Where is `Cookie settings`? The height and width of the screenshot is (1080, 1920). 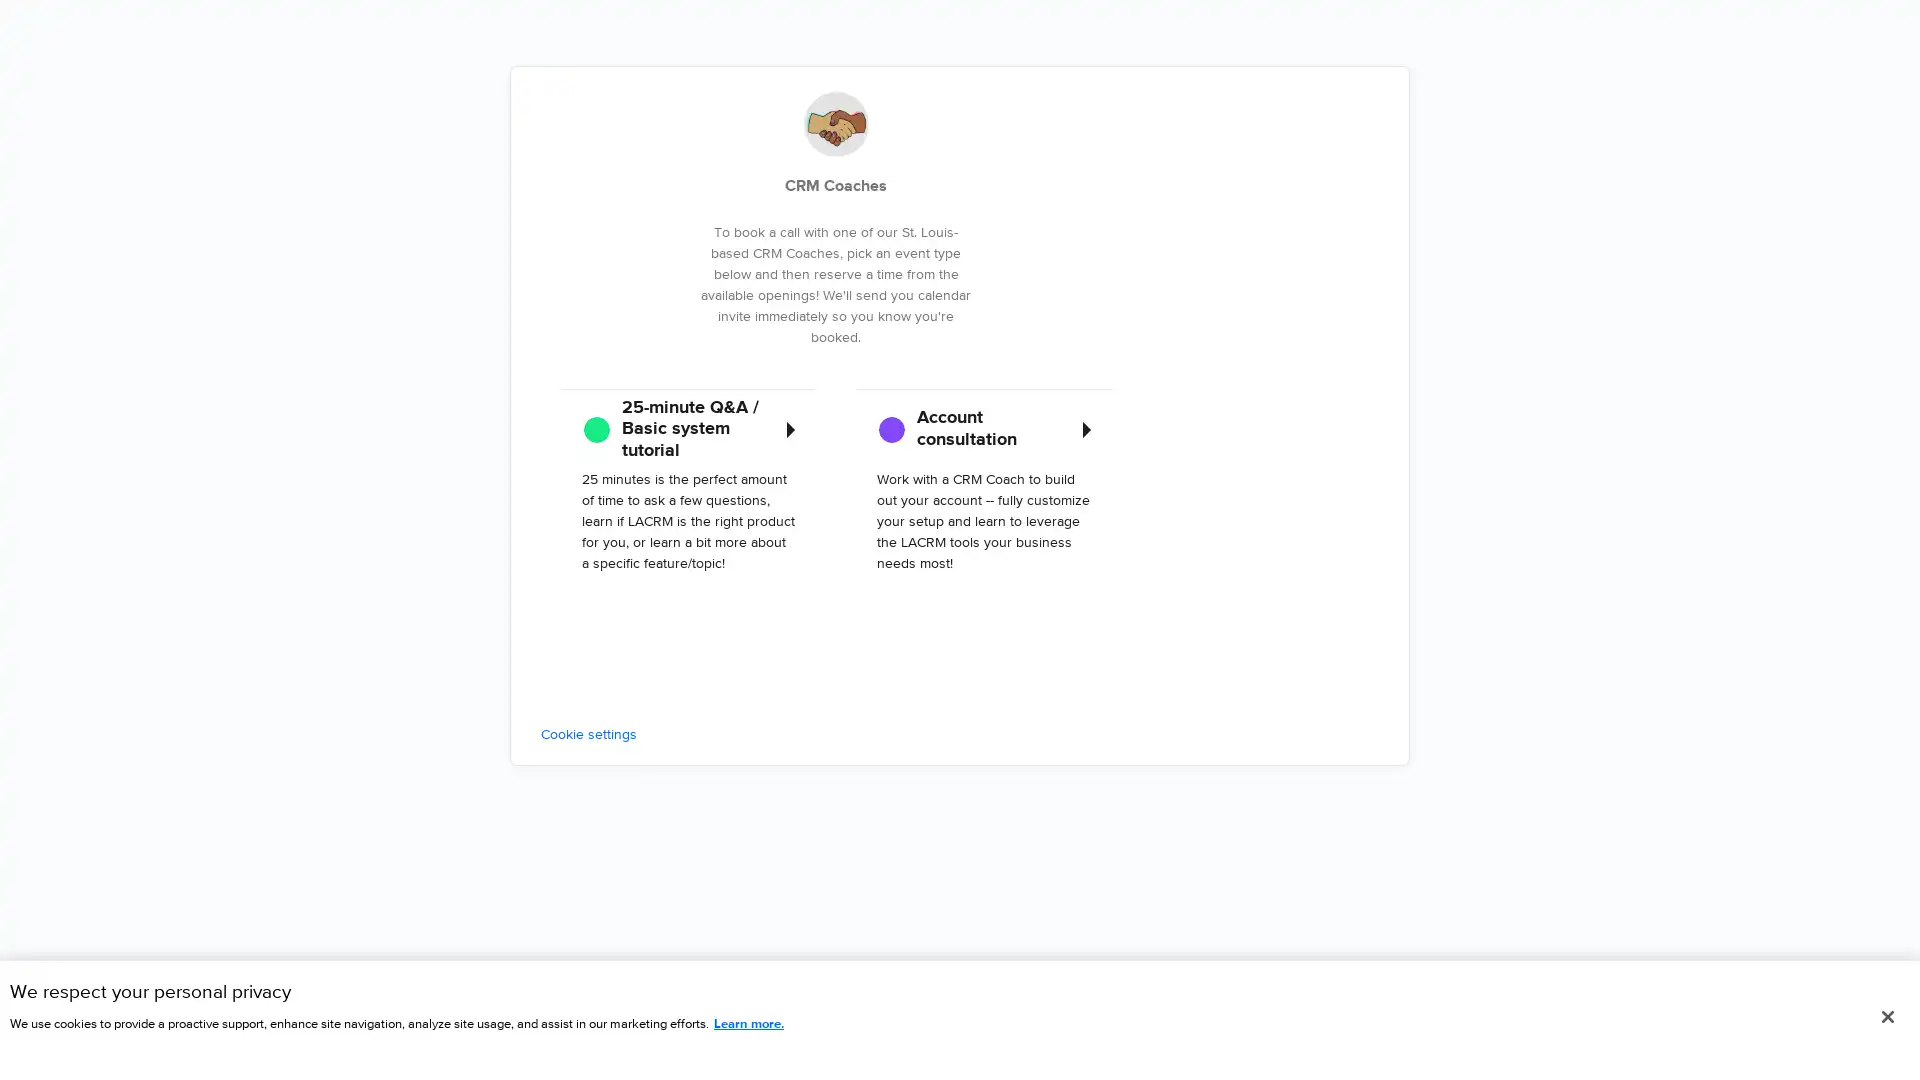 Cookie settings is located at coordinates (508, 735).